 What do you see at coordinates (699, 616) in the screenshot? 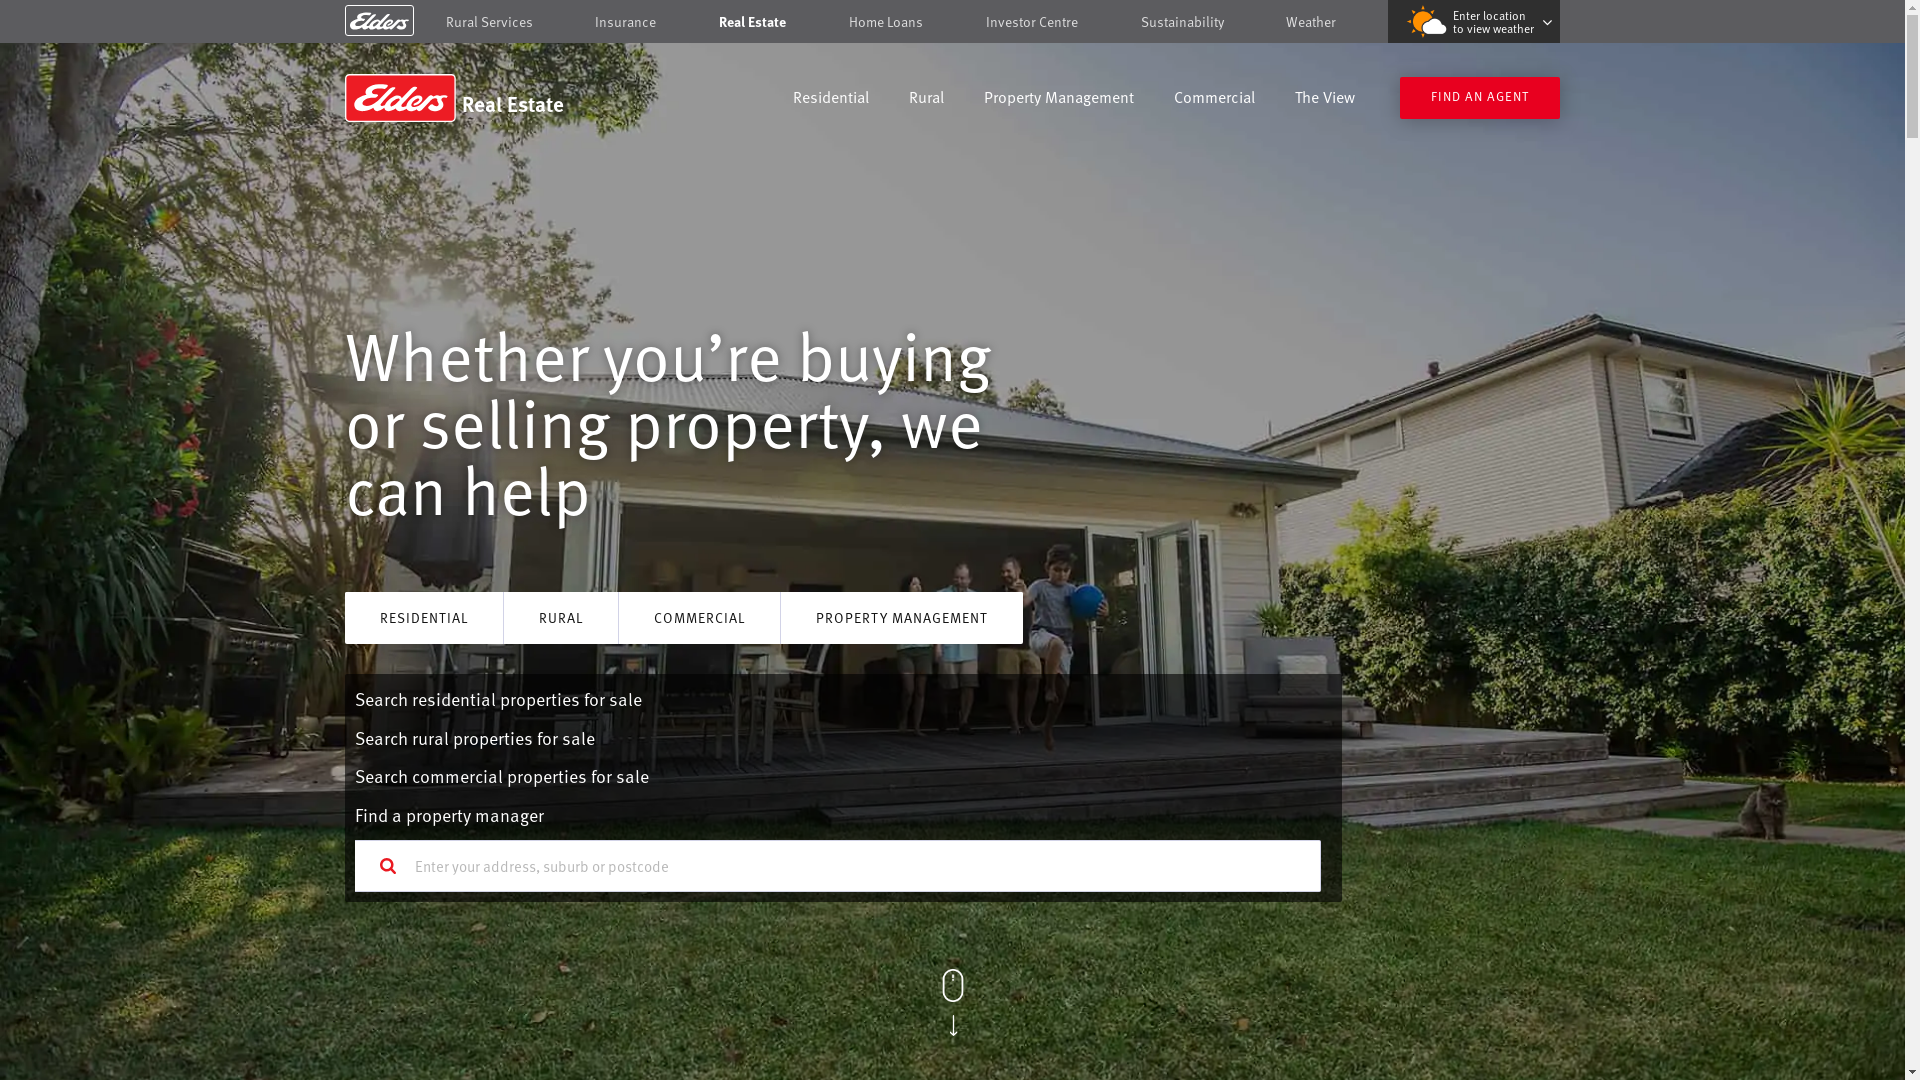
I see `'COMMERCIAL'` at bounding box center [699, 616].